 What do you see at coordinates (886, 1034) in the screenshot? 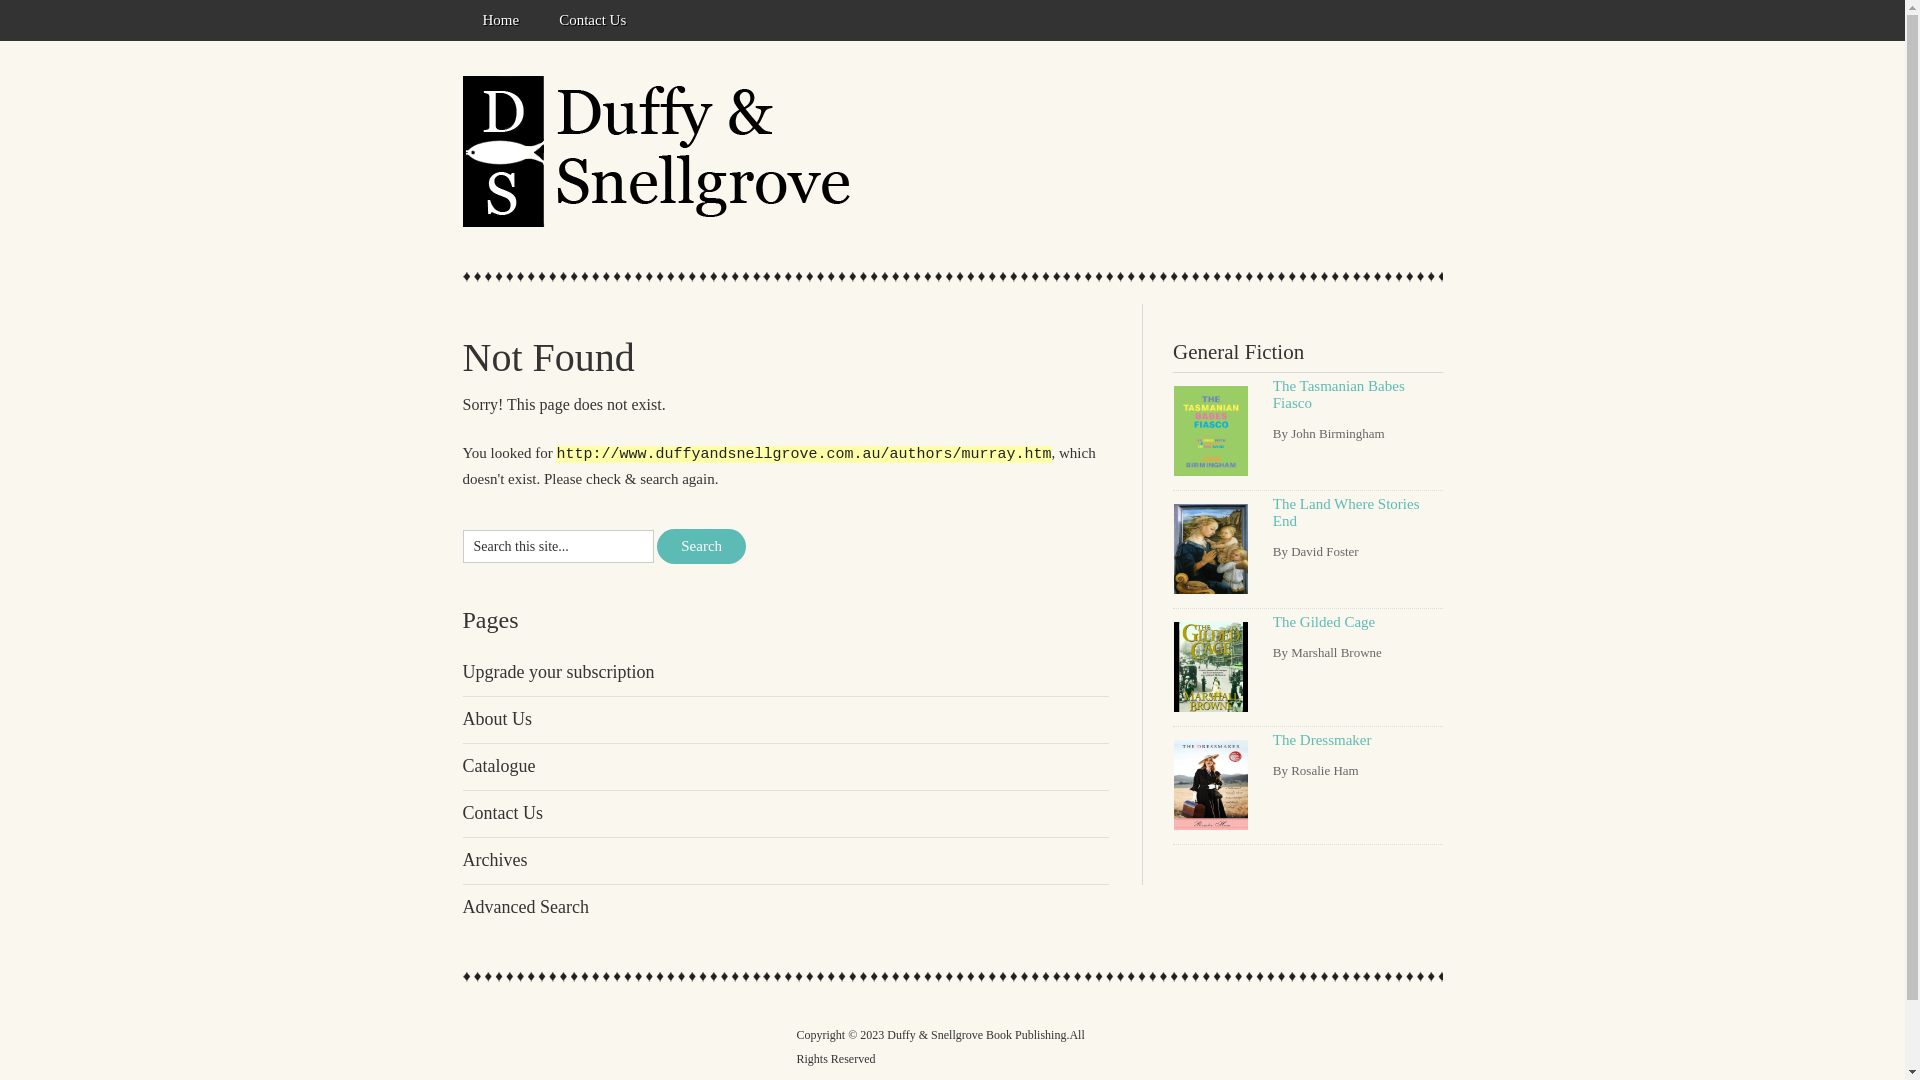
I see `'Duffy & Snellgrove Book Publishing'` at bounding box center [886, 1034].